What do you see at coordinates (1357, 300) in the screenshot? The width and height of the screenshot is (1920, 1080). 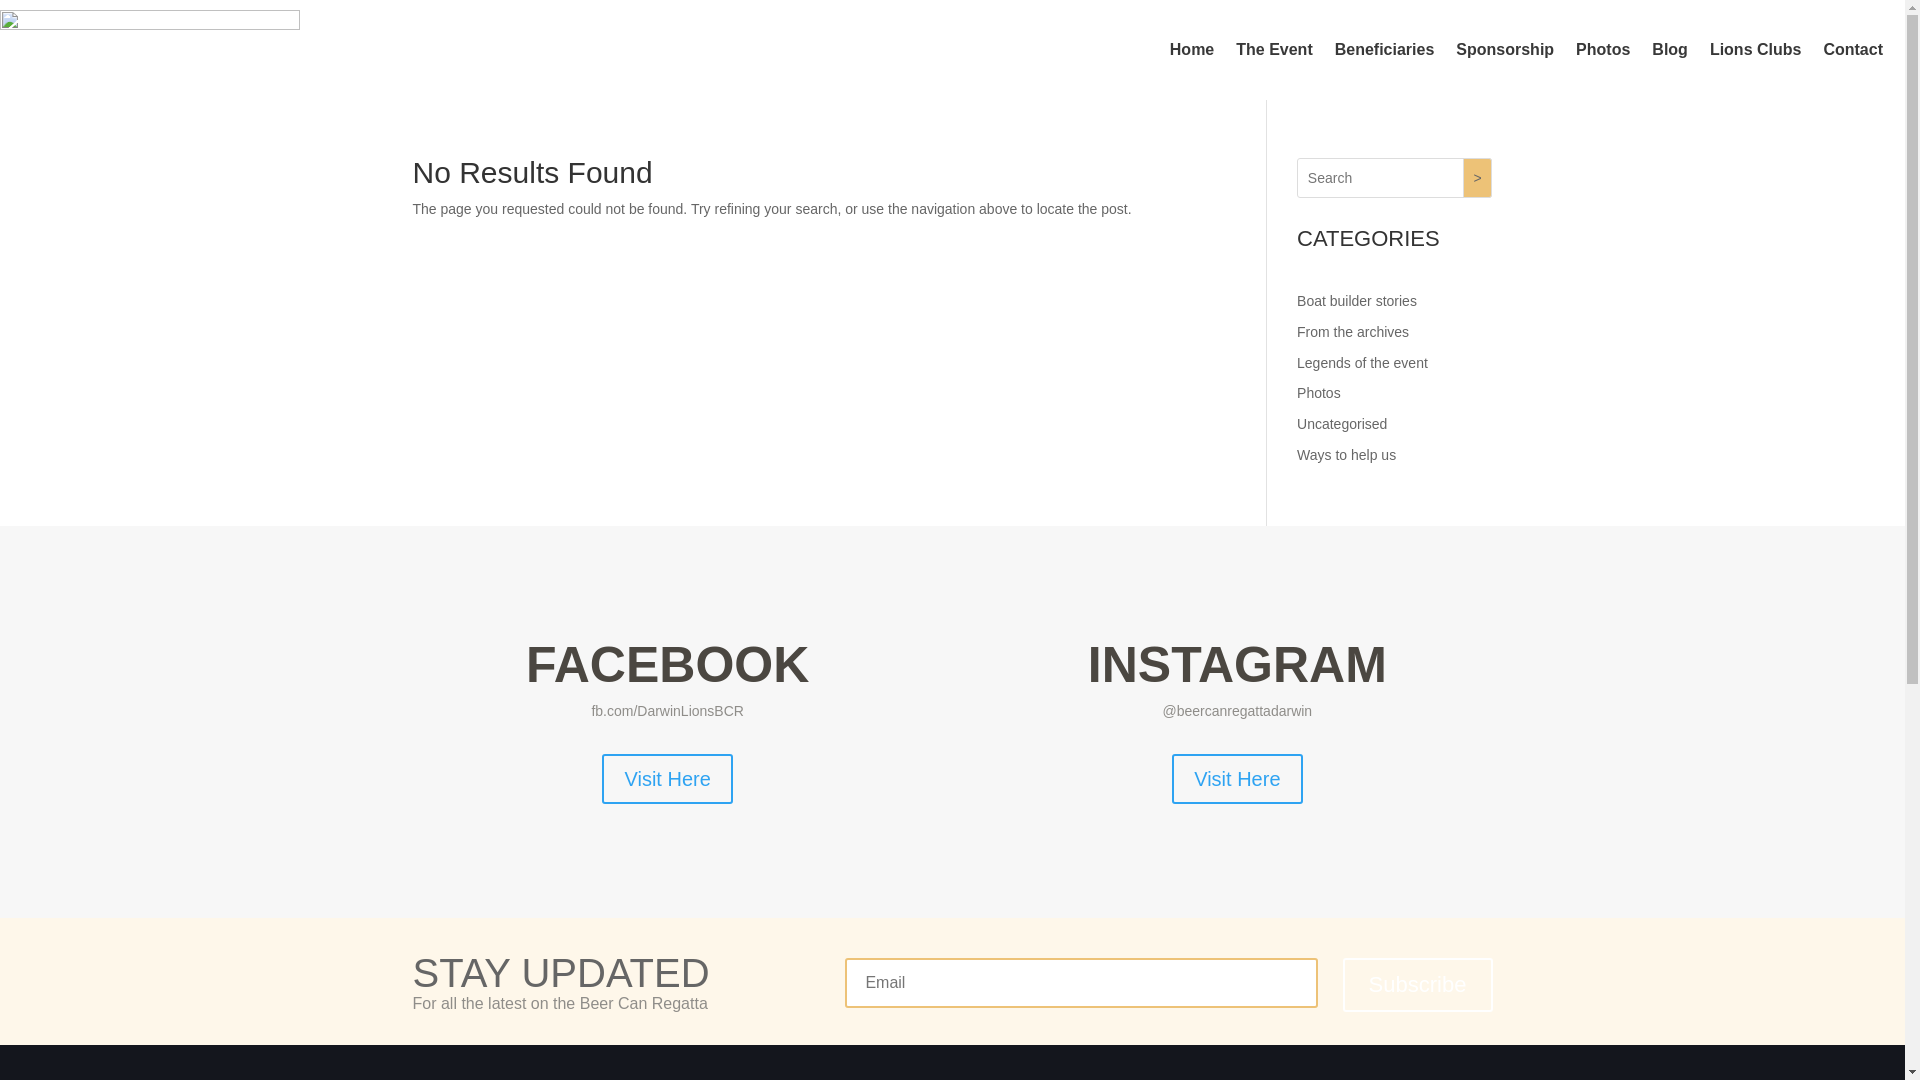 I see `'Boat builder stories'` at bounding box center [1357, 300].